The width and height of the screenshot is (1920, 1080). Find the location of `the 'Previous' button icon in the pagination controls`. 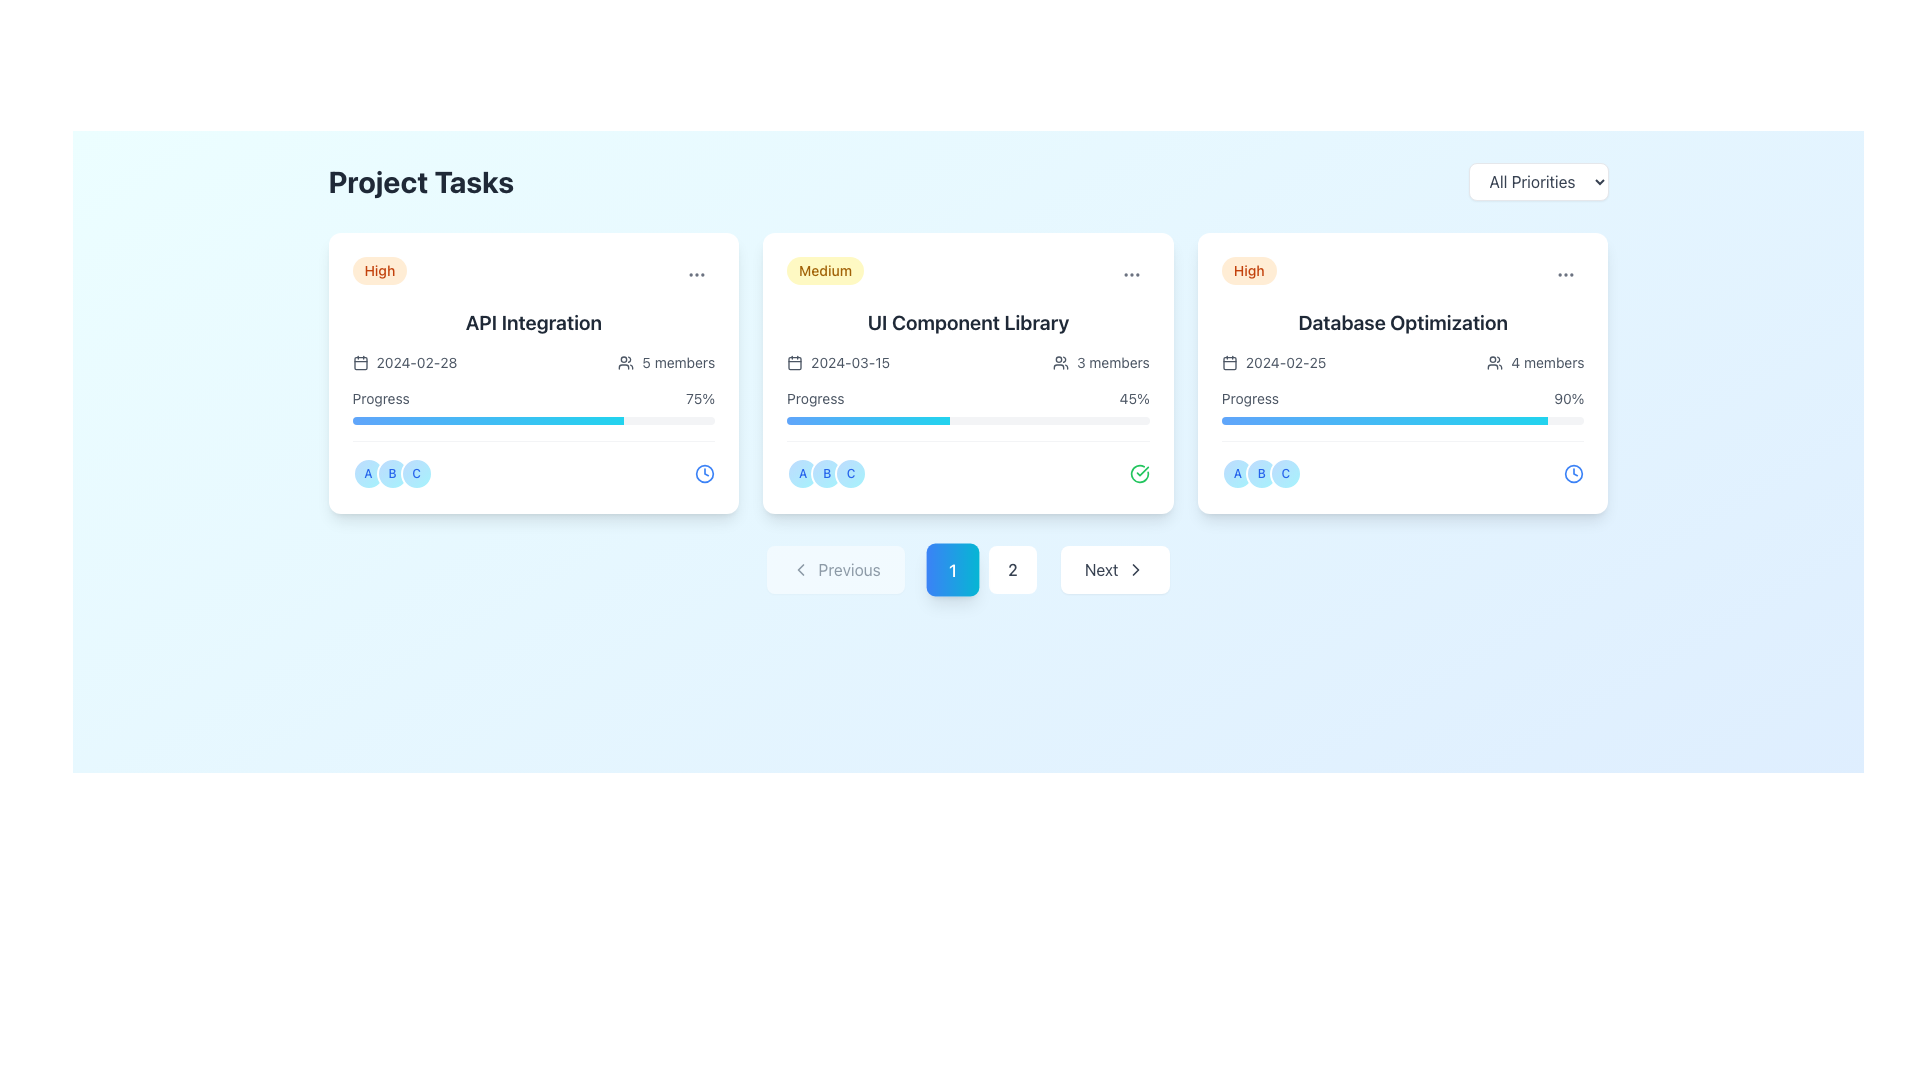

the 'Previous' button icon in the pagination controls is located at coordinates (800, 570).